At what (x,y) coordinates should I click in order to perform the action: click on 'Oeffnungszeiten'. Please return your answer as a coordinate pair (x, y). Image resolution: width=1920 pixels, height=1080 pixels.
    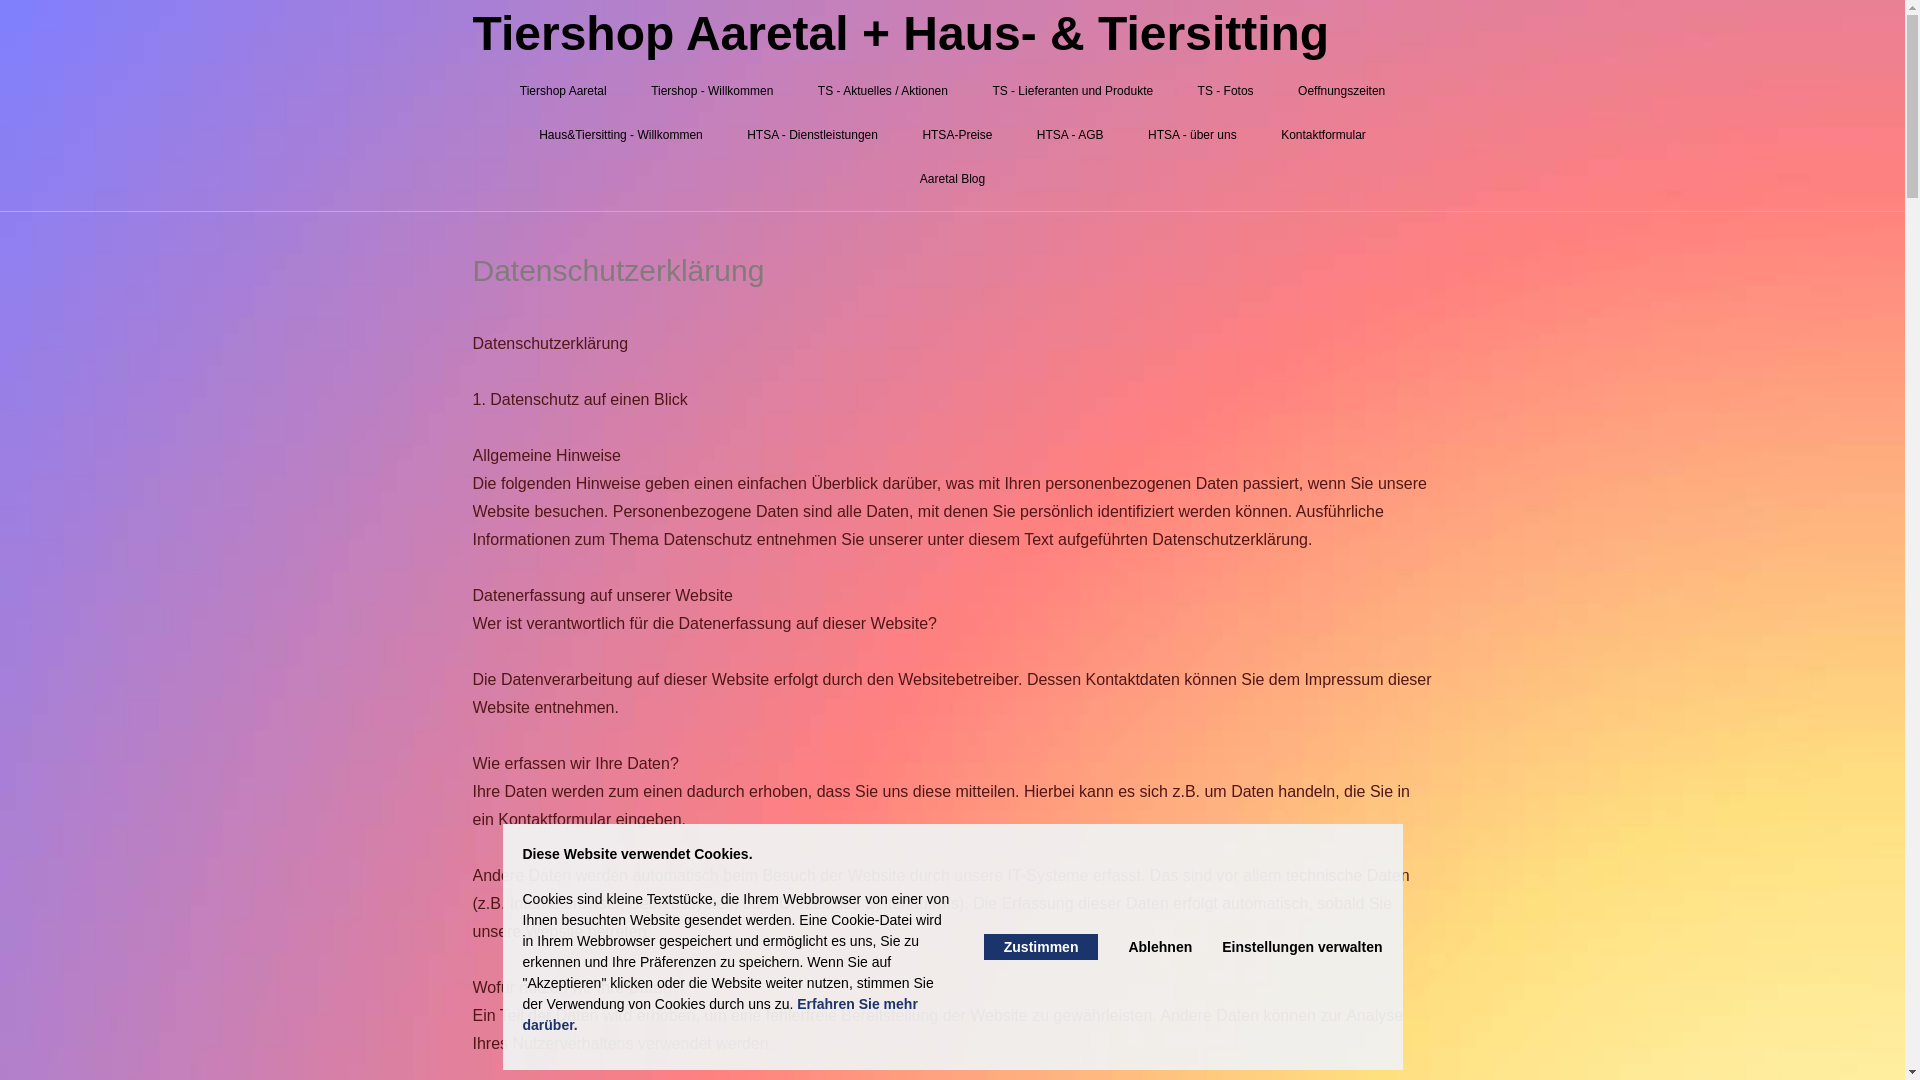
    Looking at the image, I should click on (1341, 91).